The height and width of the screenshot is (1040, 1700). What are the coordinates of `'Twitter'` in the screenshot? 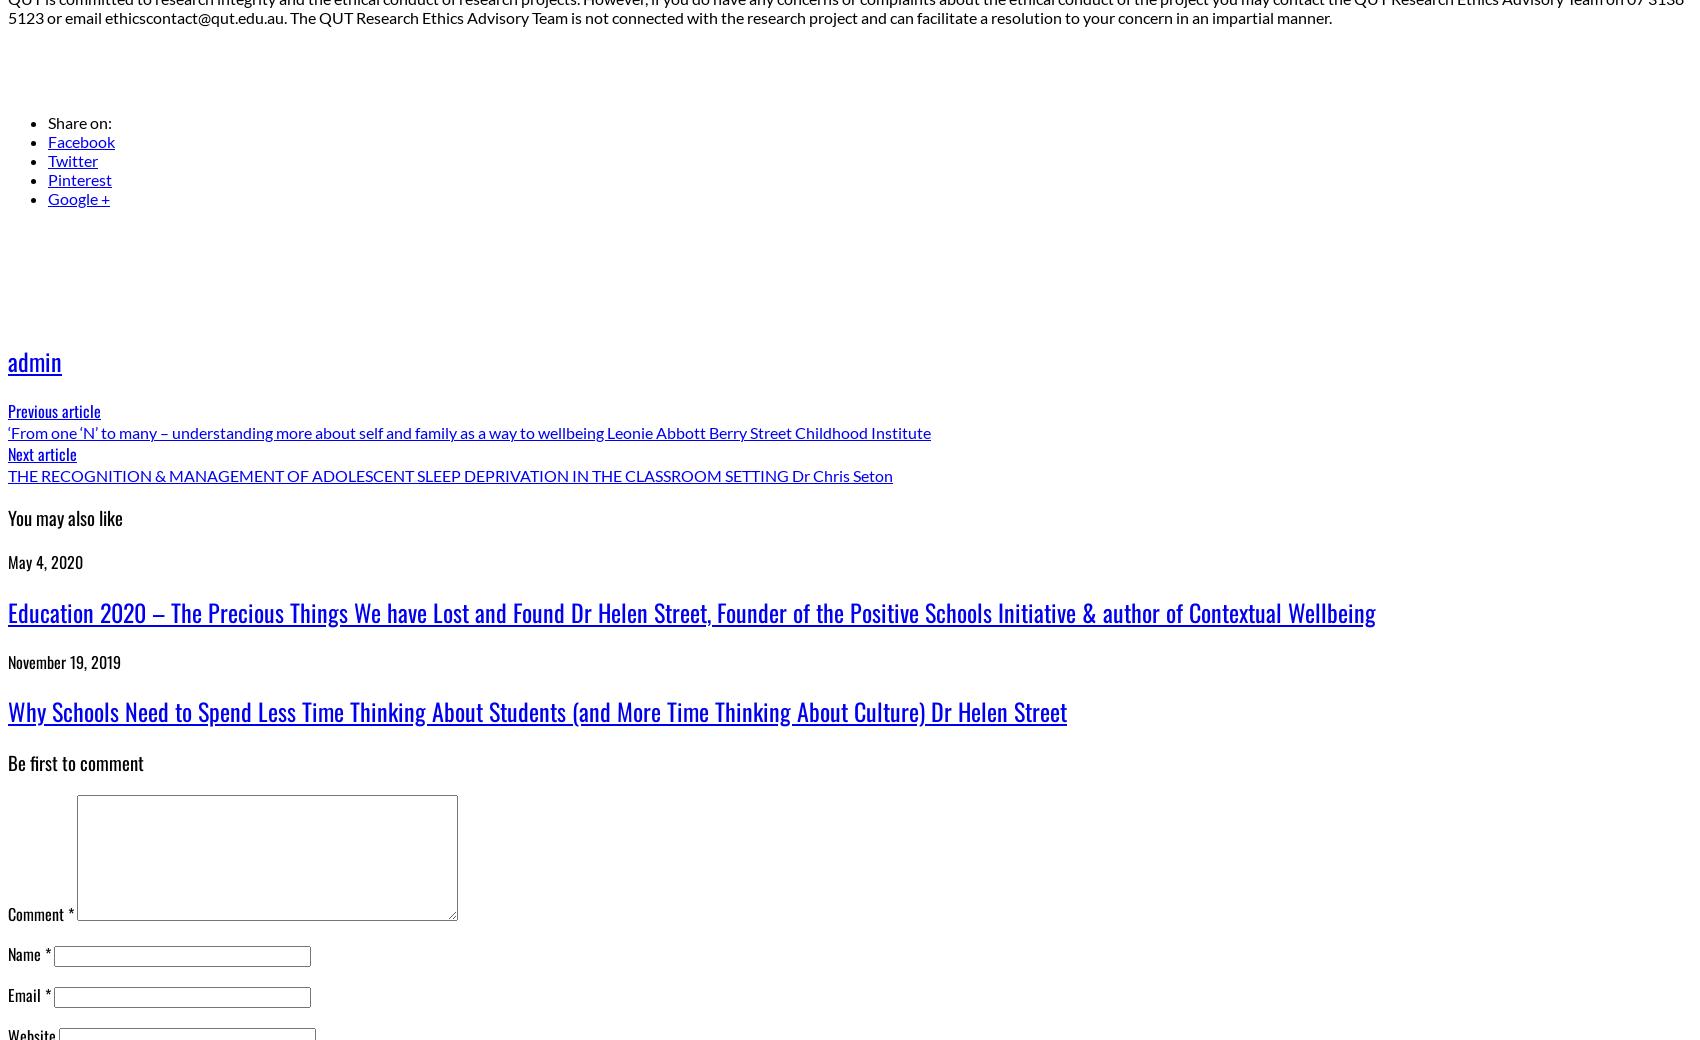 It's located at (72, 160).